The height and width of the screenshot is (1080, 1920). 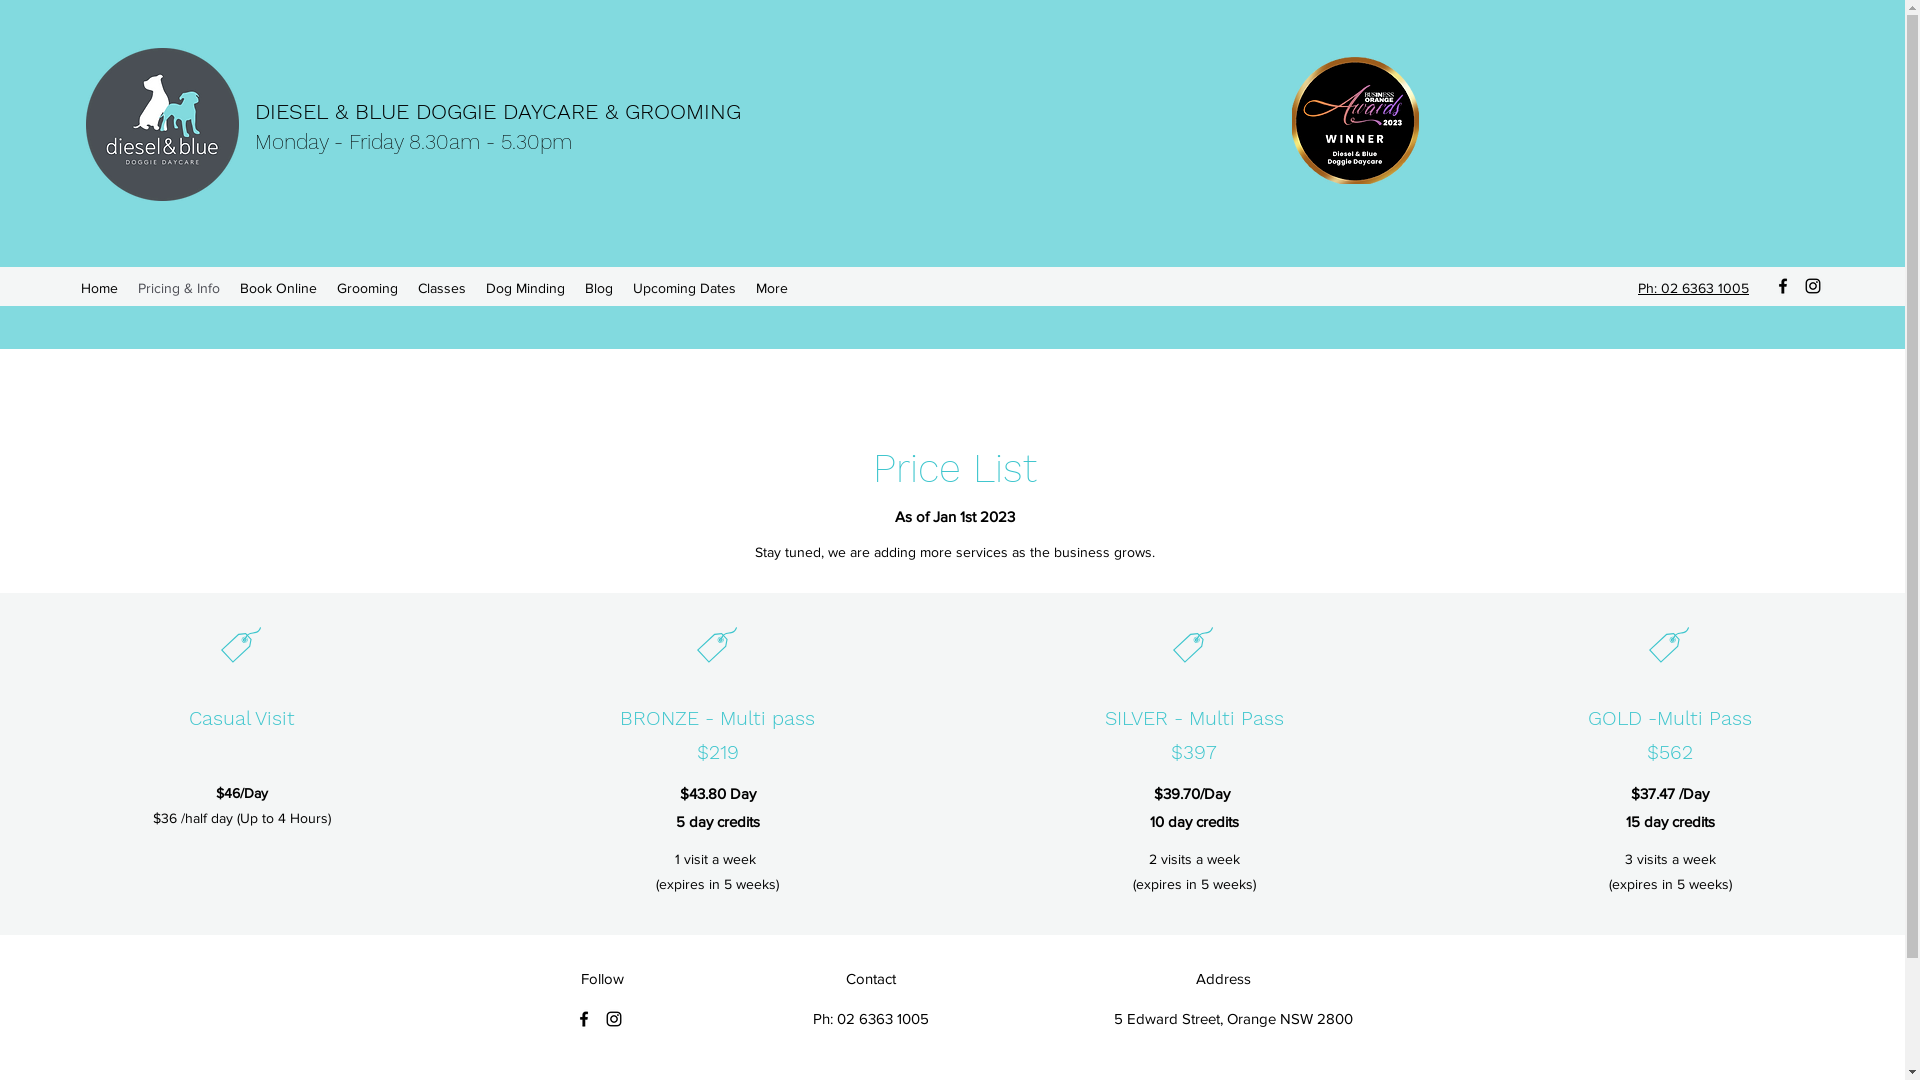 I want to click on 'Grooming', so click(x=326, y=288).